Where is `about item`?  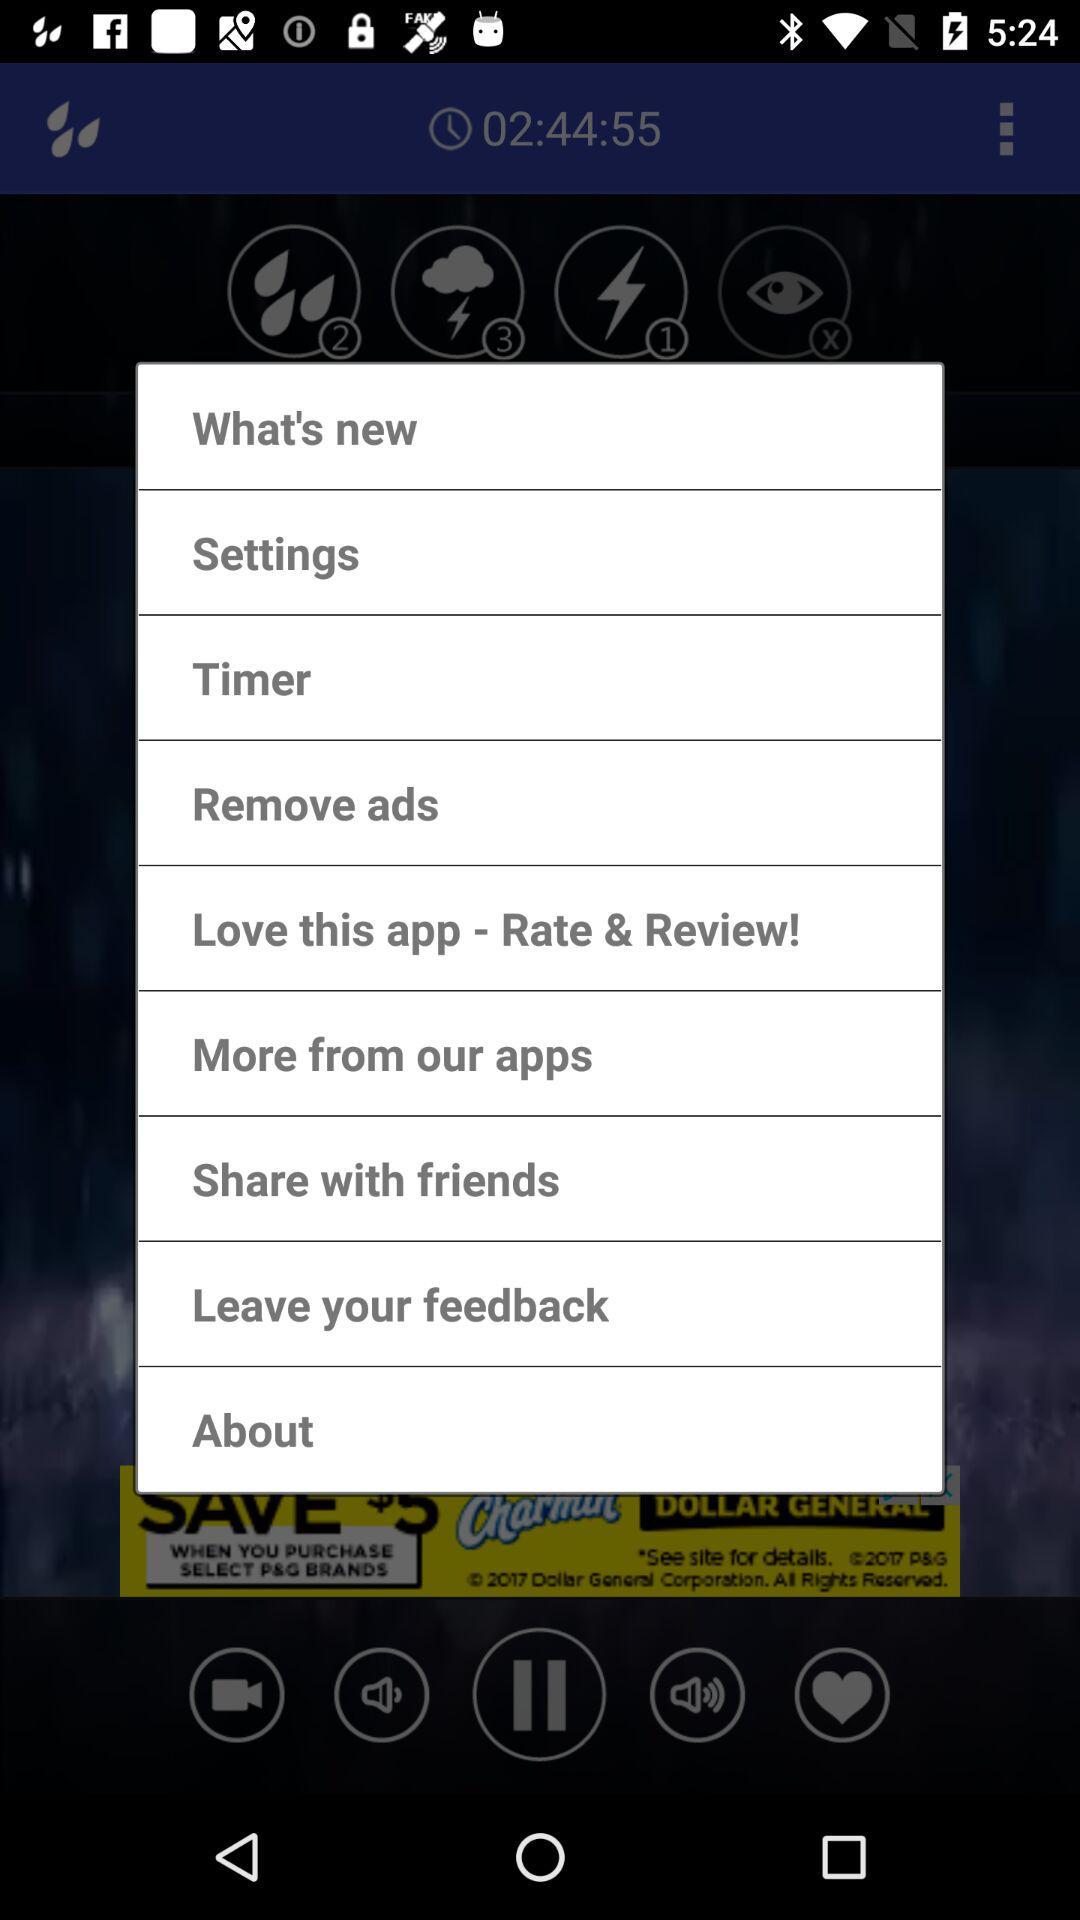
about item is located at coordinates (231, 1428).